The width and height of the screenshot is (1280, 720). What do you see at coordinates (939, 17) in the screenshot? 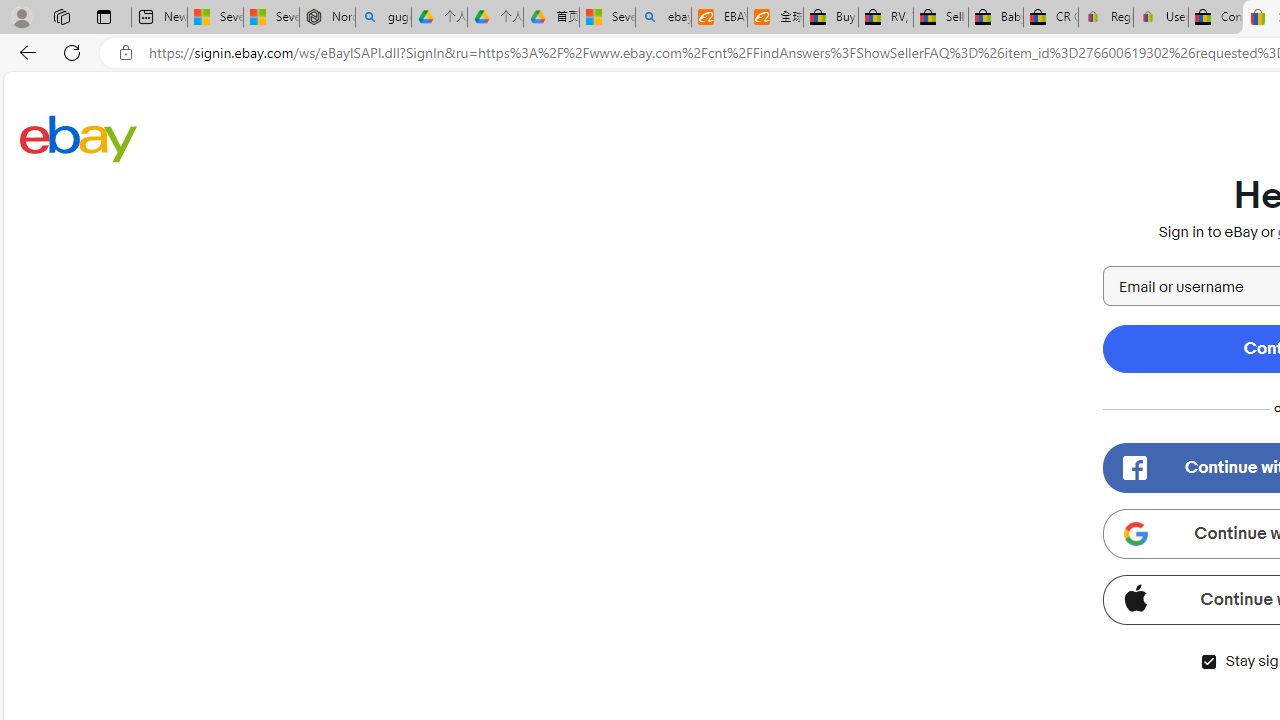
I see `'Sell worldwide with eBay'` at bounding box center [939, 17].